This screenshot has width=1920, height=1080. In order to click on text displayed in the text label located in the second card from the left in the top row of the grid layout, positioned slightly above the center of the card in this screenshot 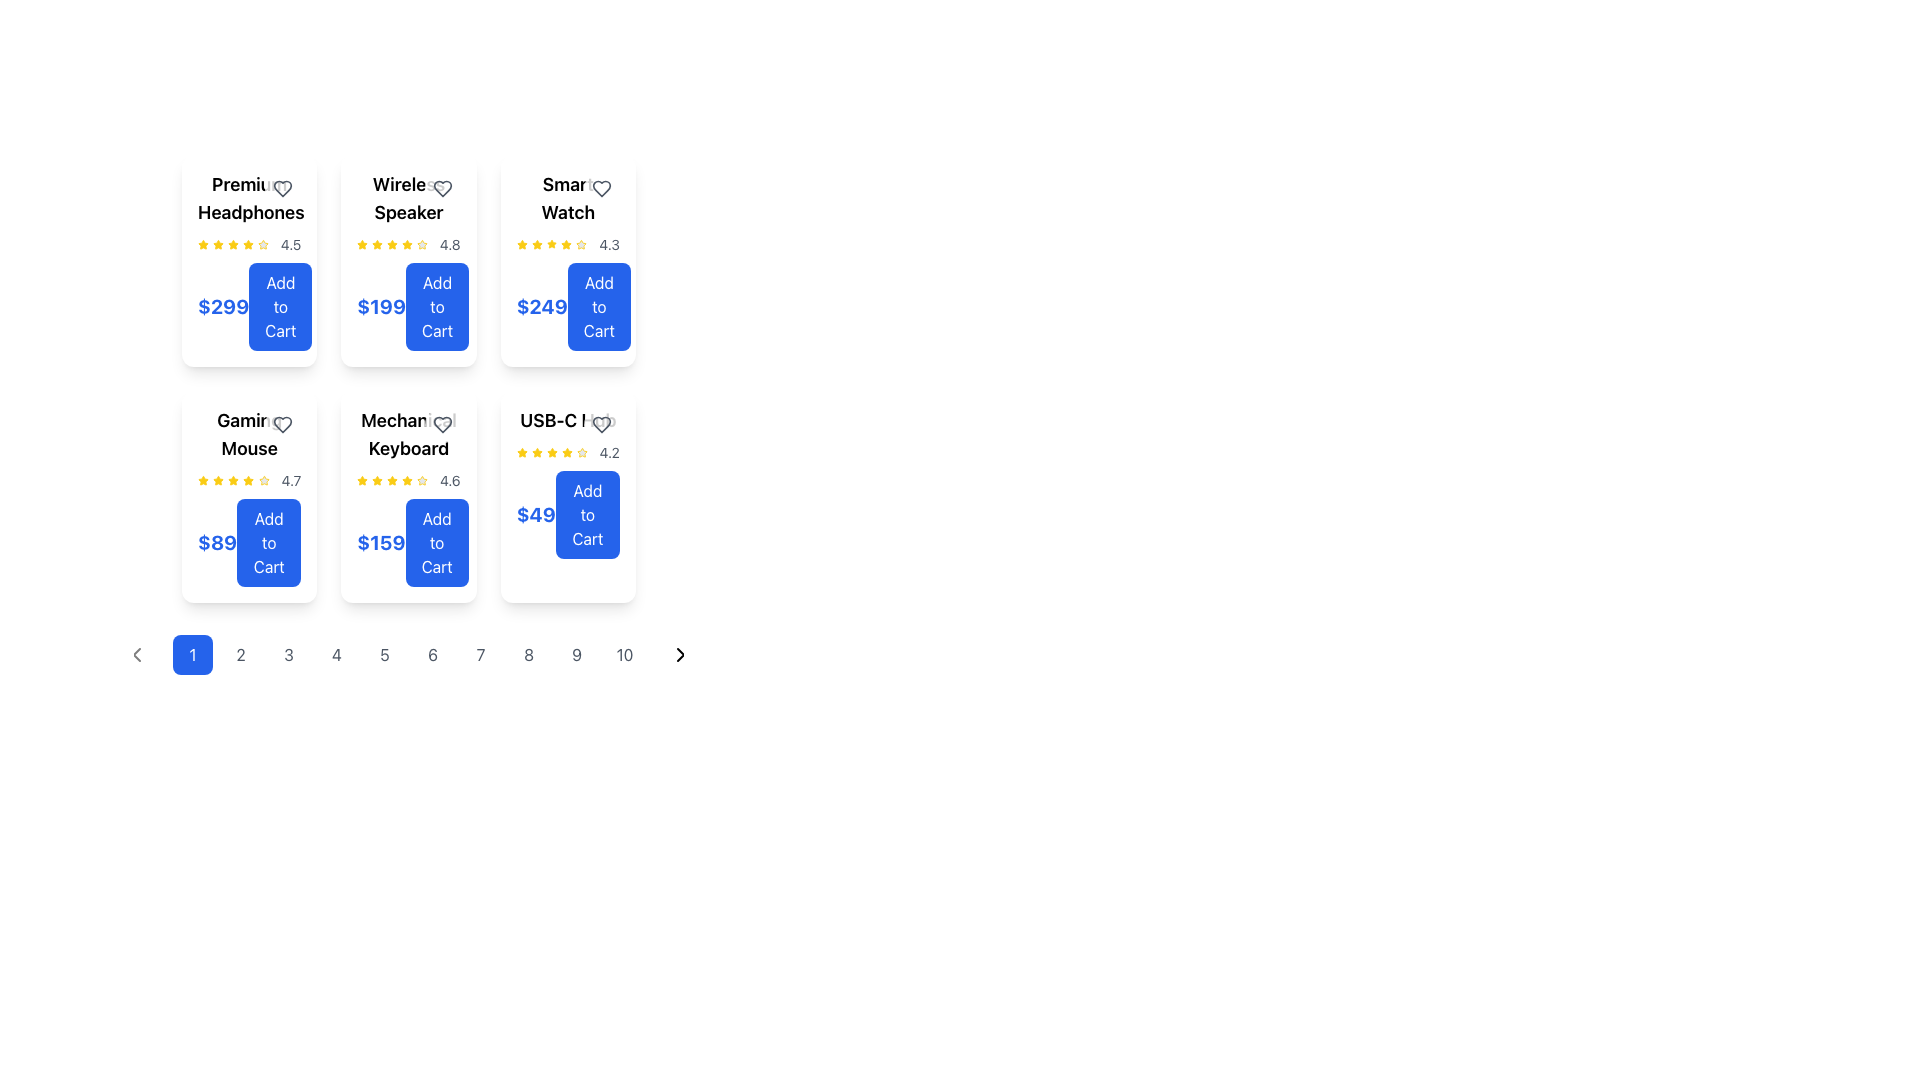, I will do `click(407, 199)`.